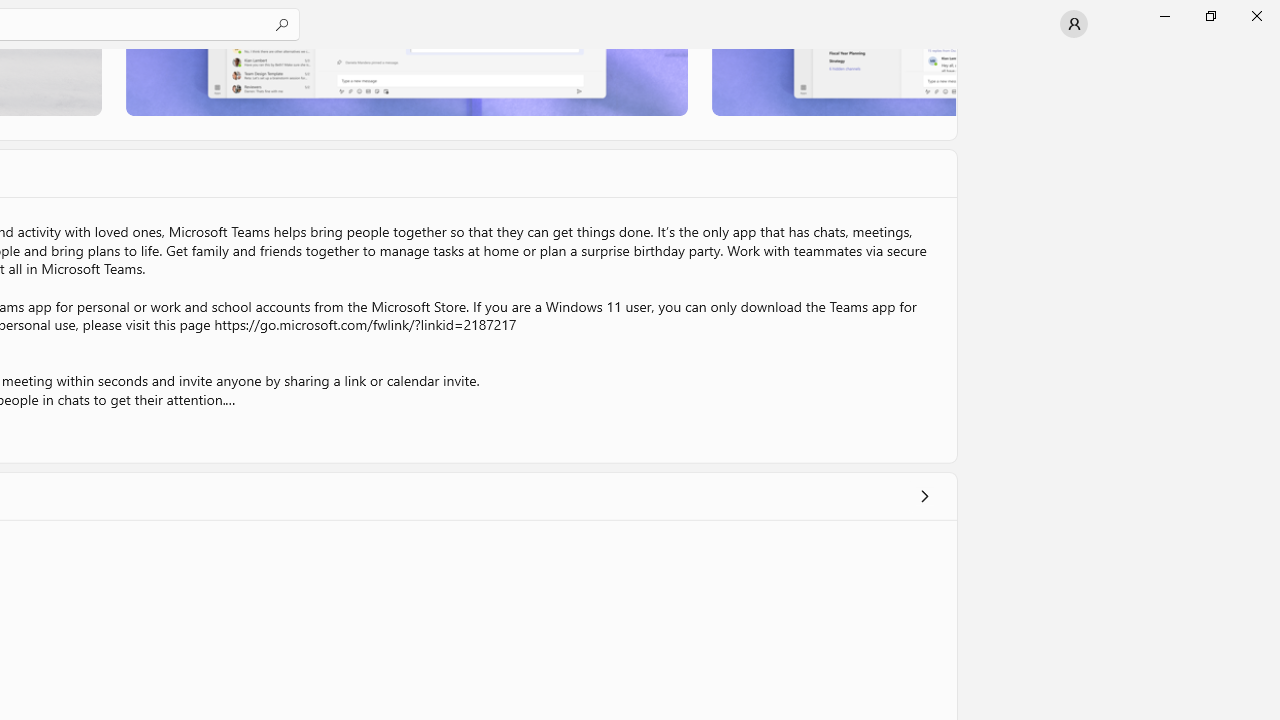 The height and width of the screenshot is (720, 1280). I want to click on 'Close Microsoft Store', so click(1255, 15).